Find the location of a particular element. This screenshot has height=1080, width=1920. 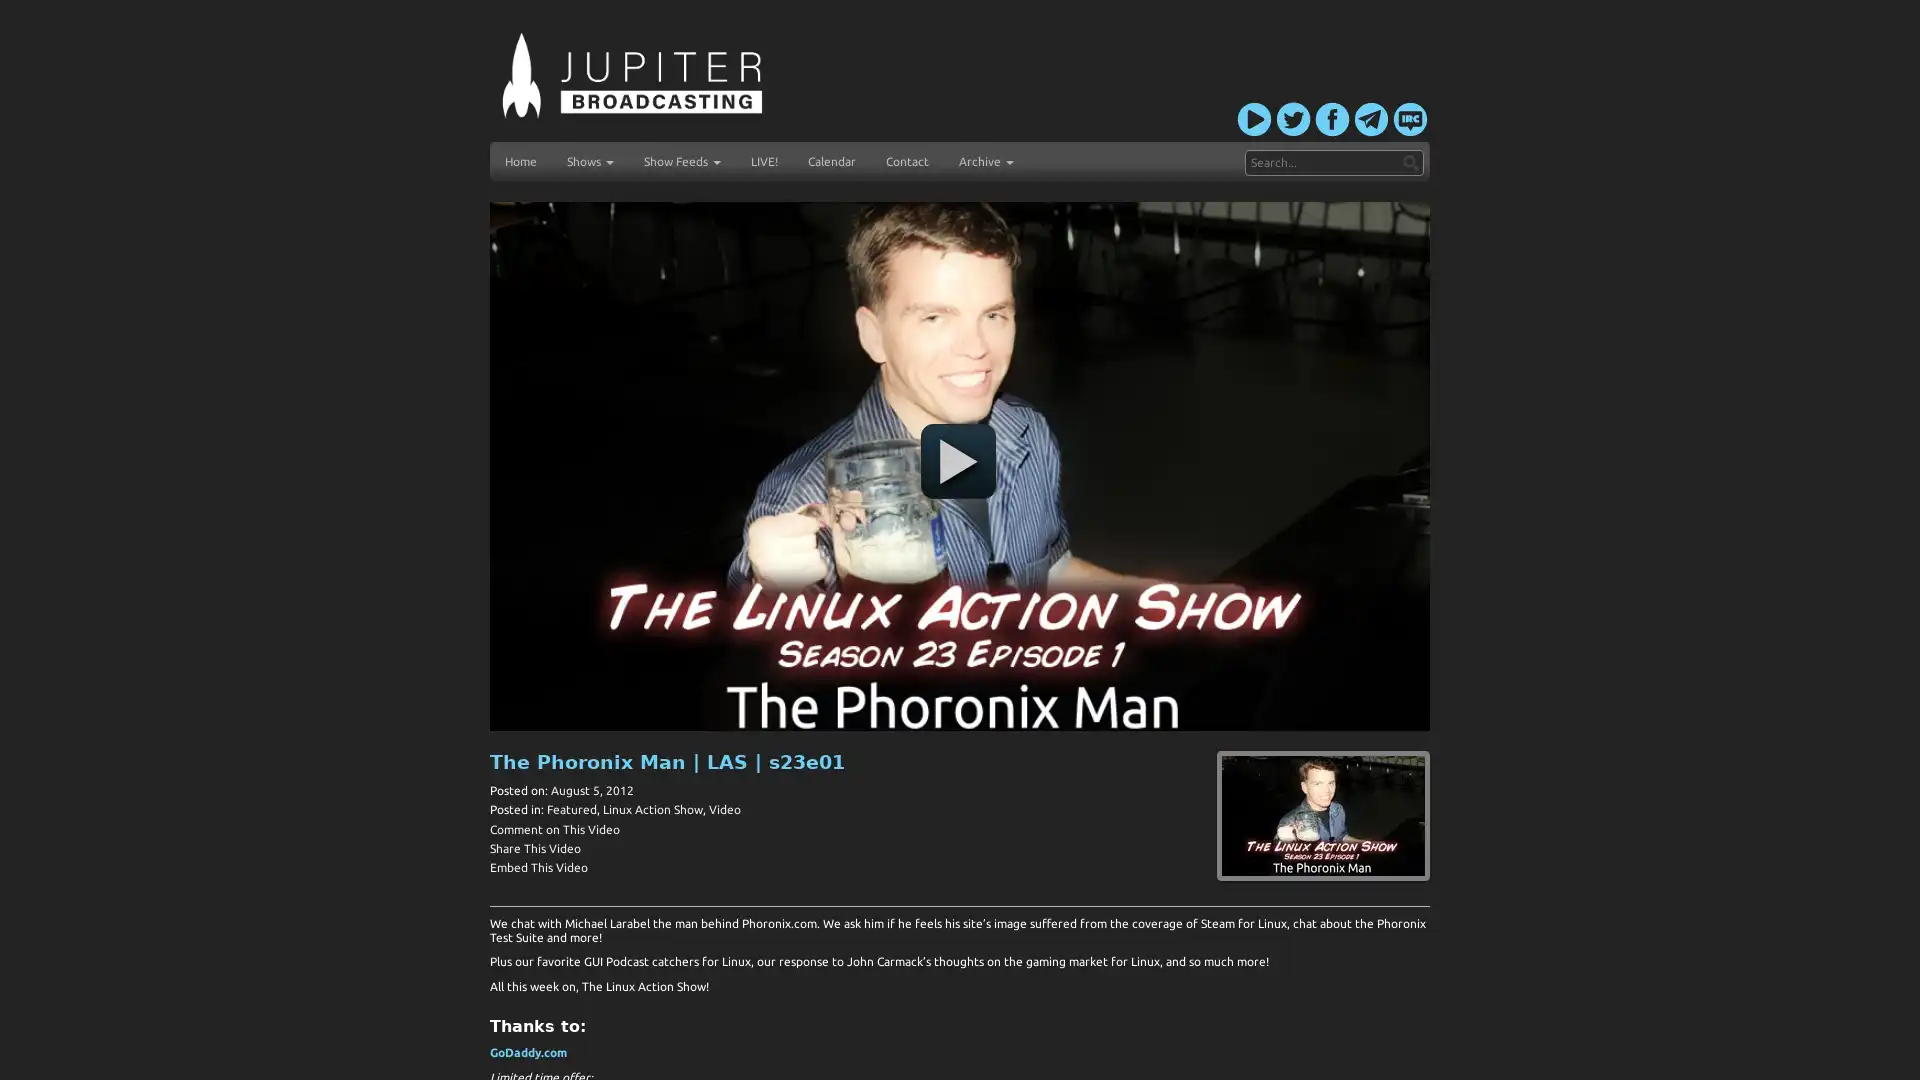

play video is located at coordinates (957, 461).